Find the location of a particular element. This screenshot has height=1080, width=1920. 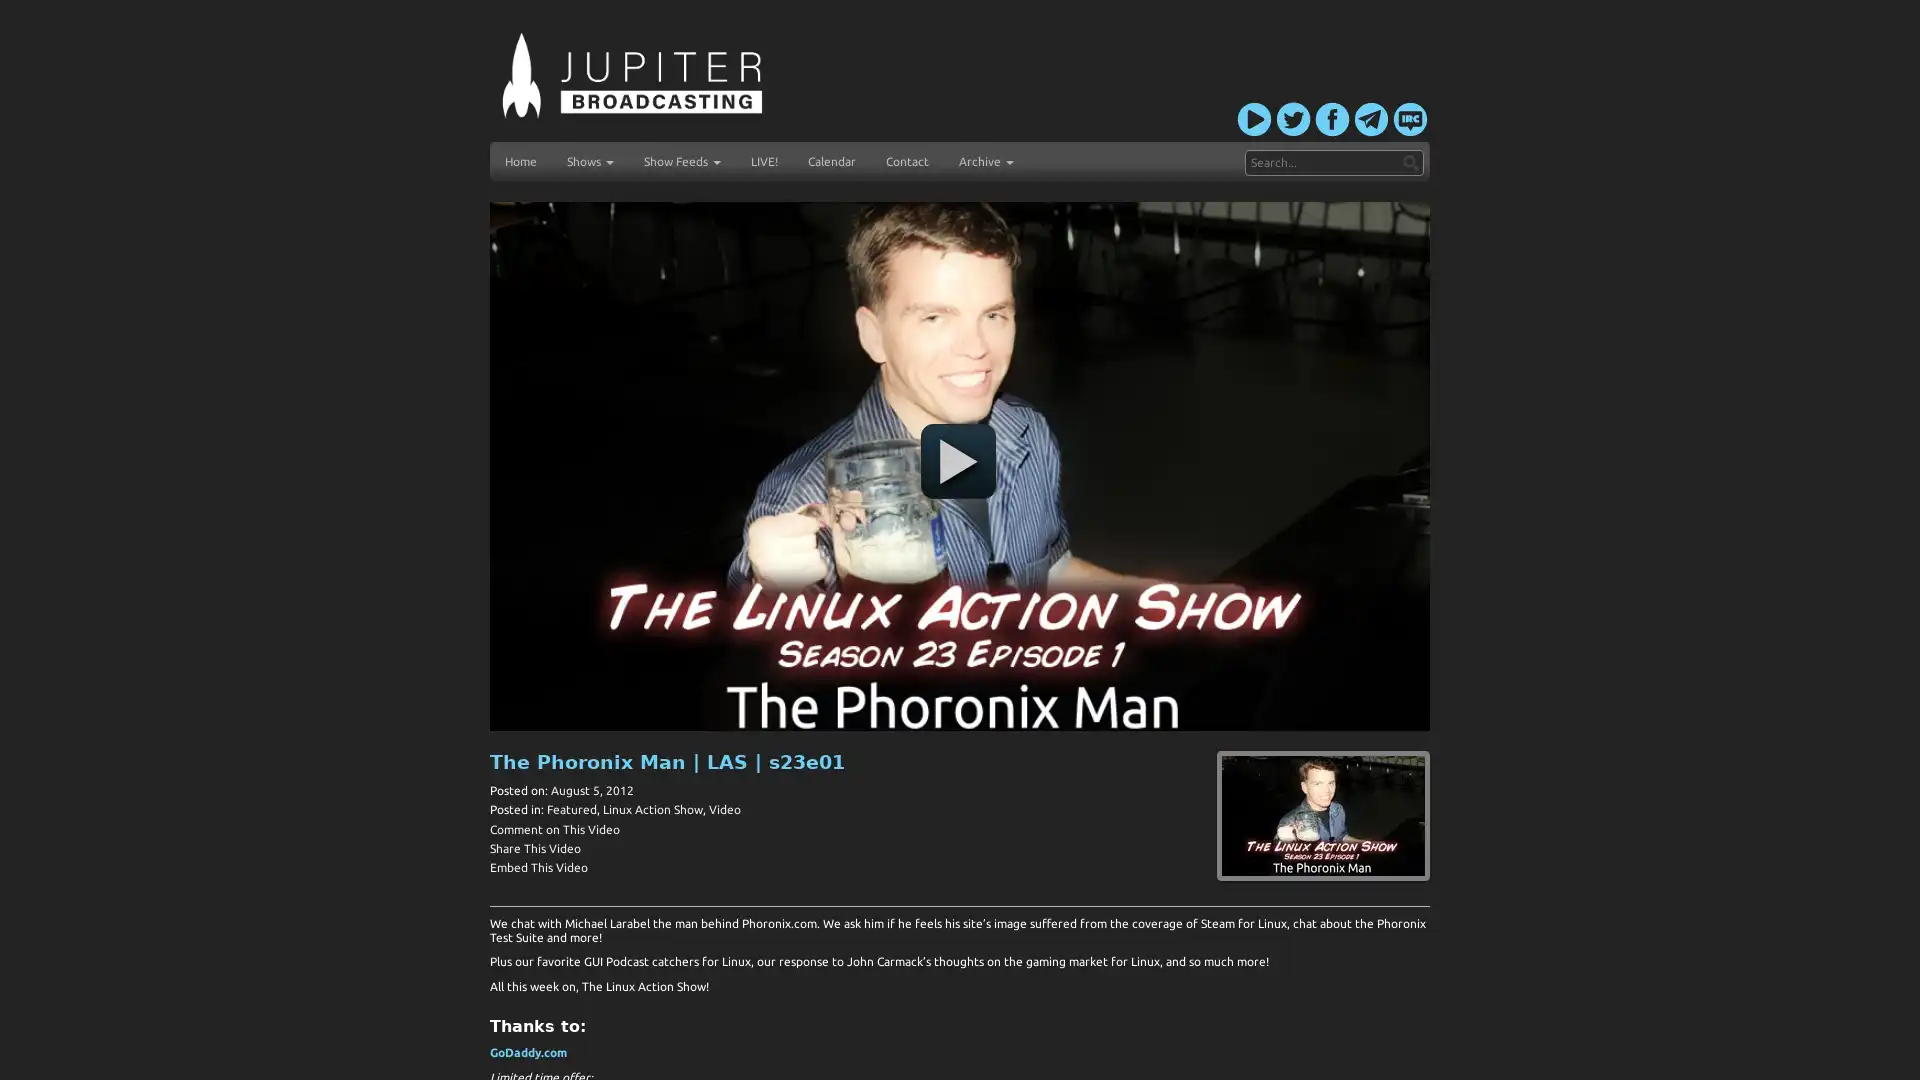

play video is located at coordinates (957, 461).